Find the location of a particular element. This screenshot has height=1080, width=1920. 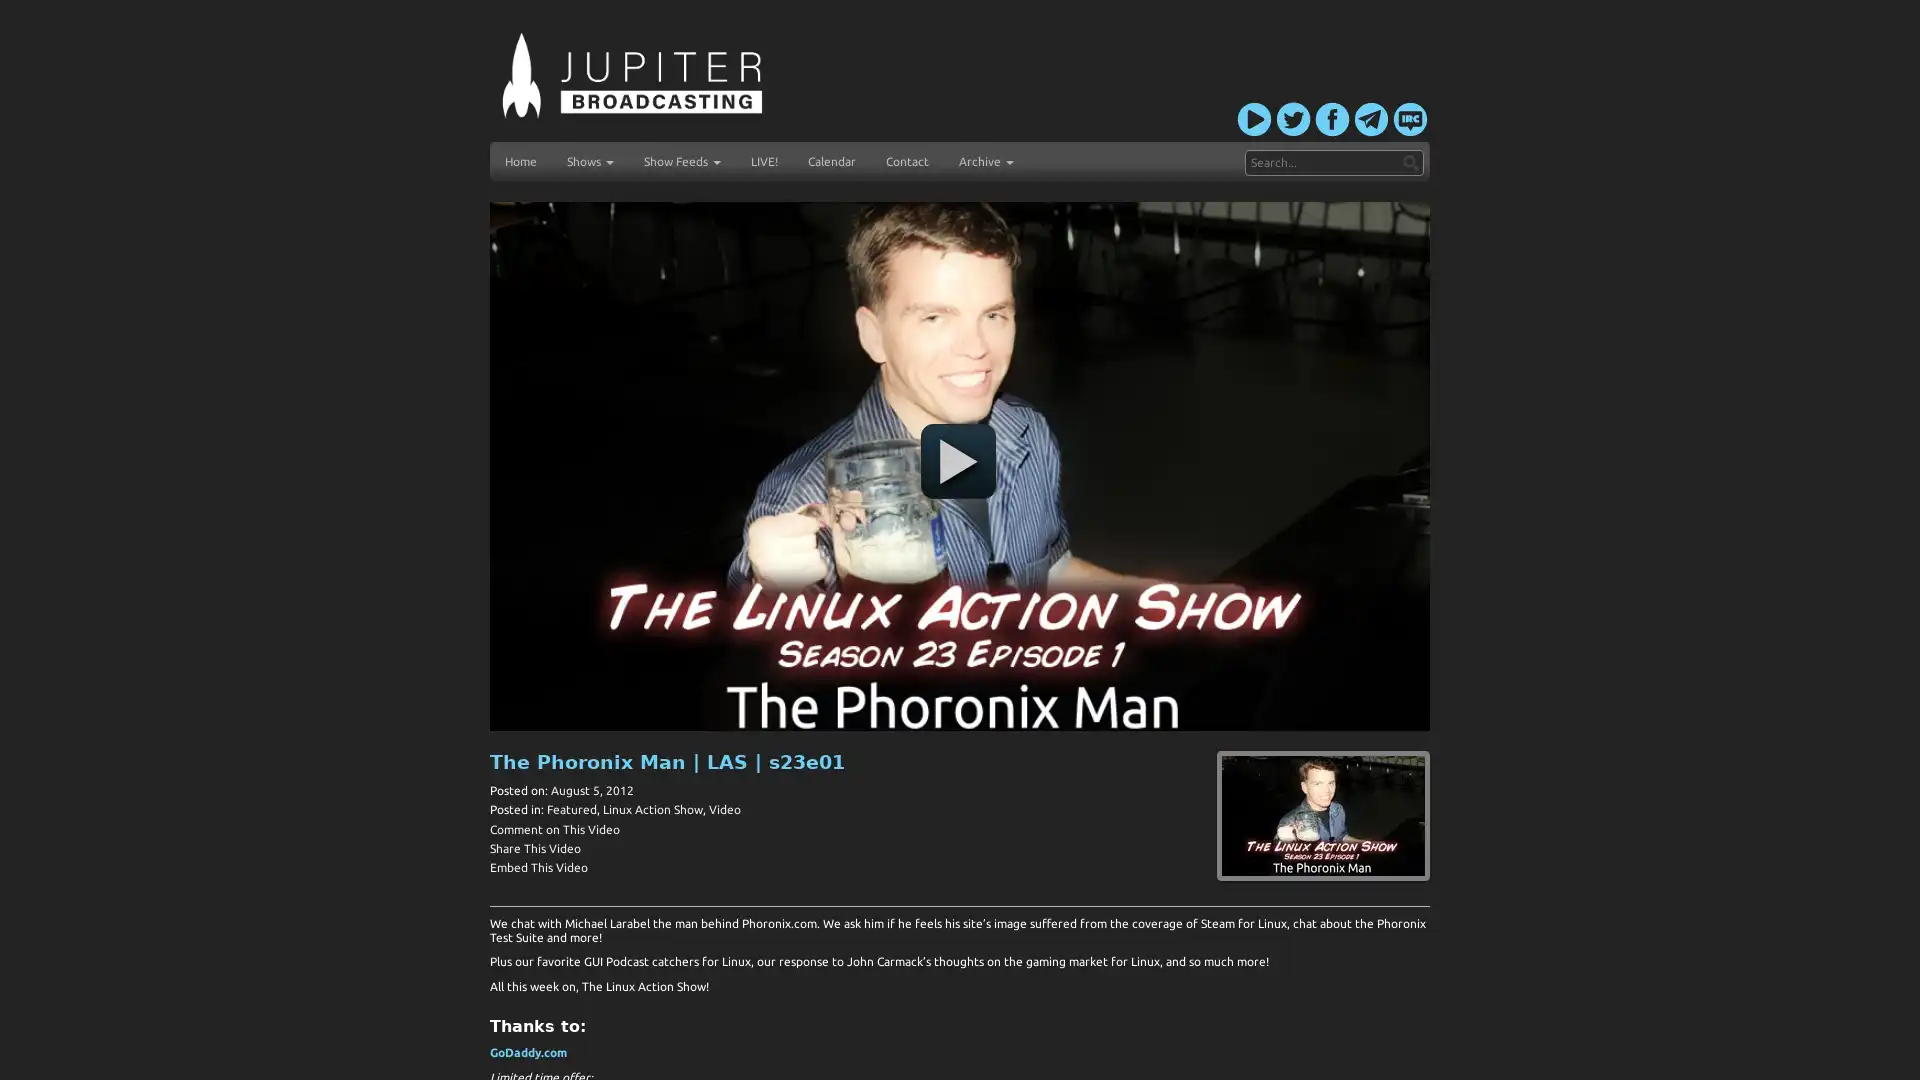

play video is located at coordinates (957, 461).